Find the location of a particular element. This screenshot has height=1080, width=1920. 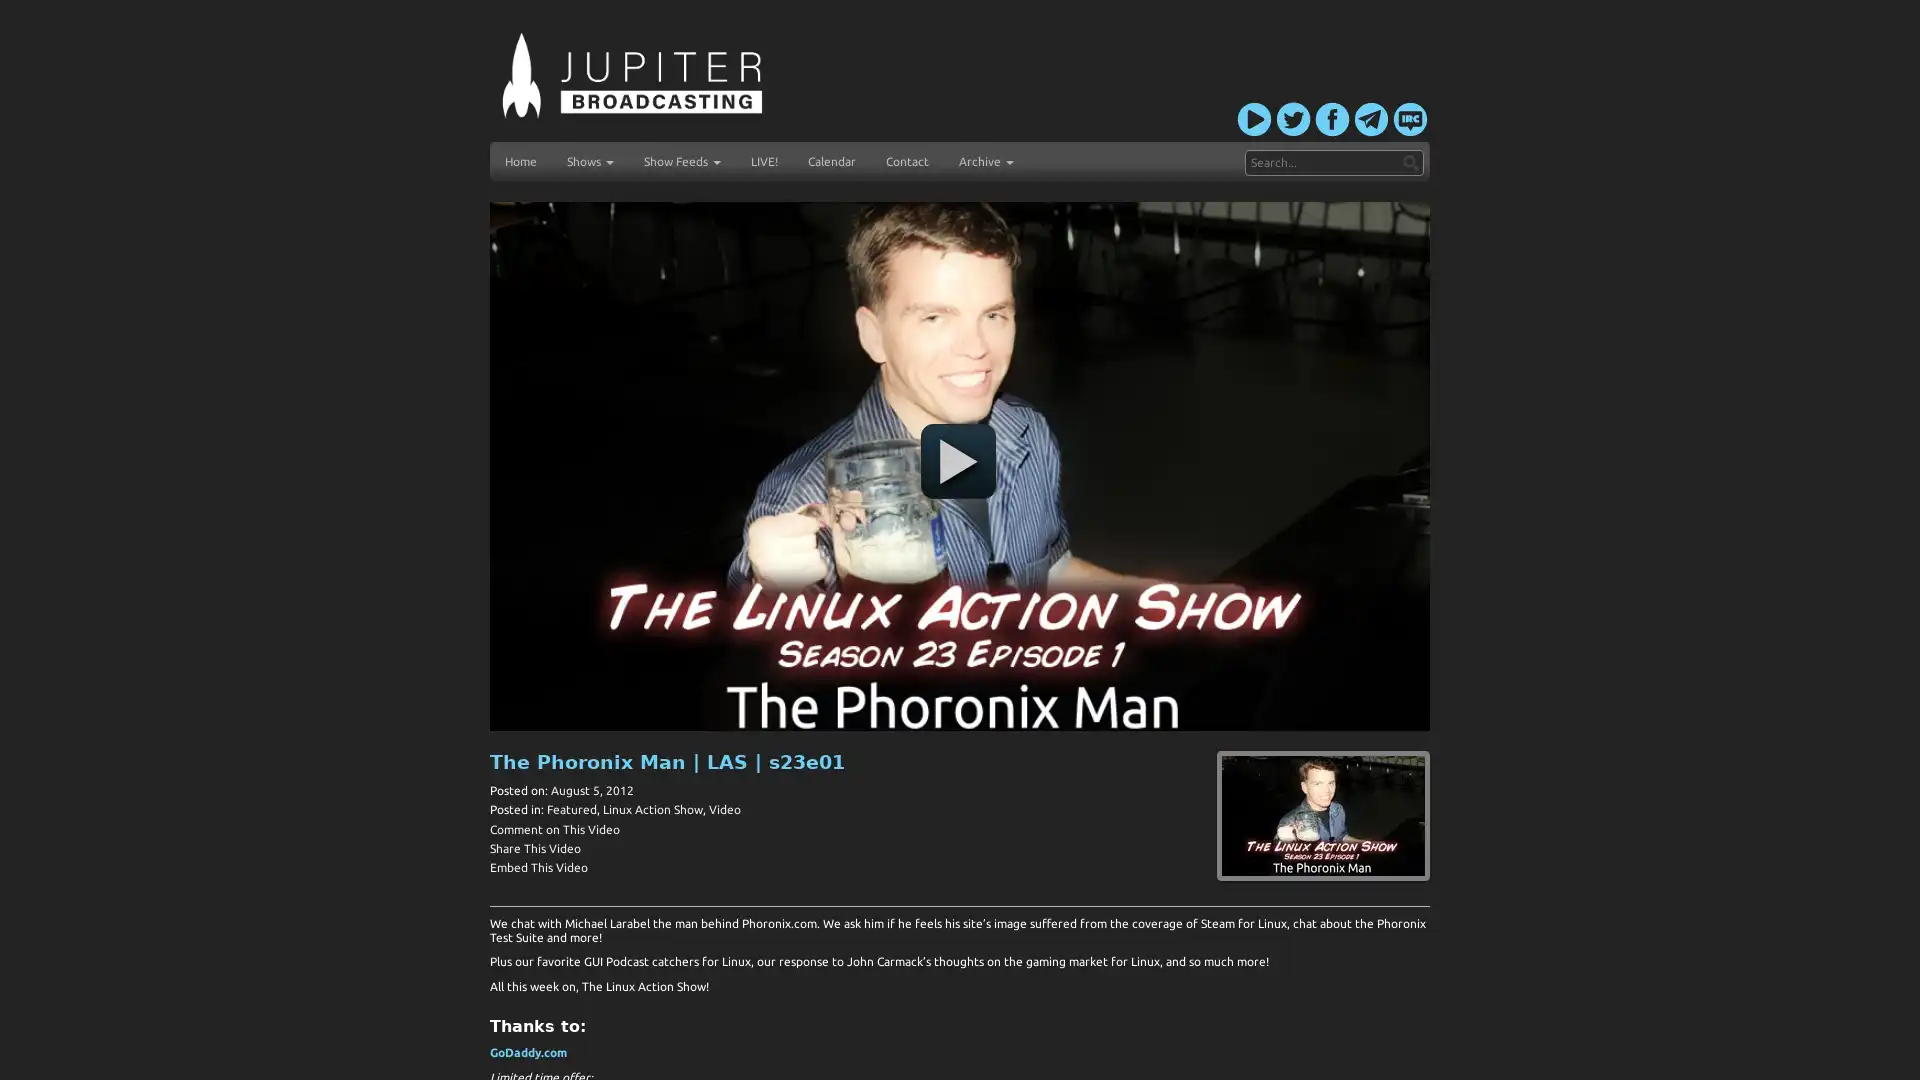

play video is located at coordinates (957, 461).